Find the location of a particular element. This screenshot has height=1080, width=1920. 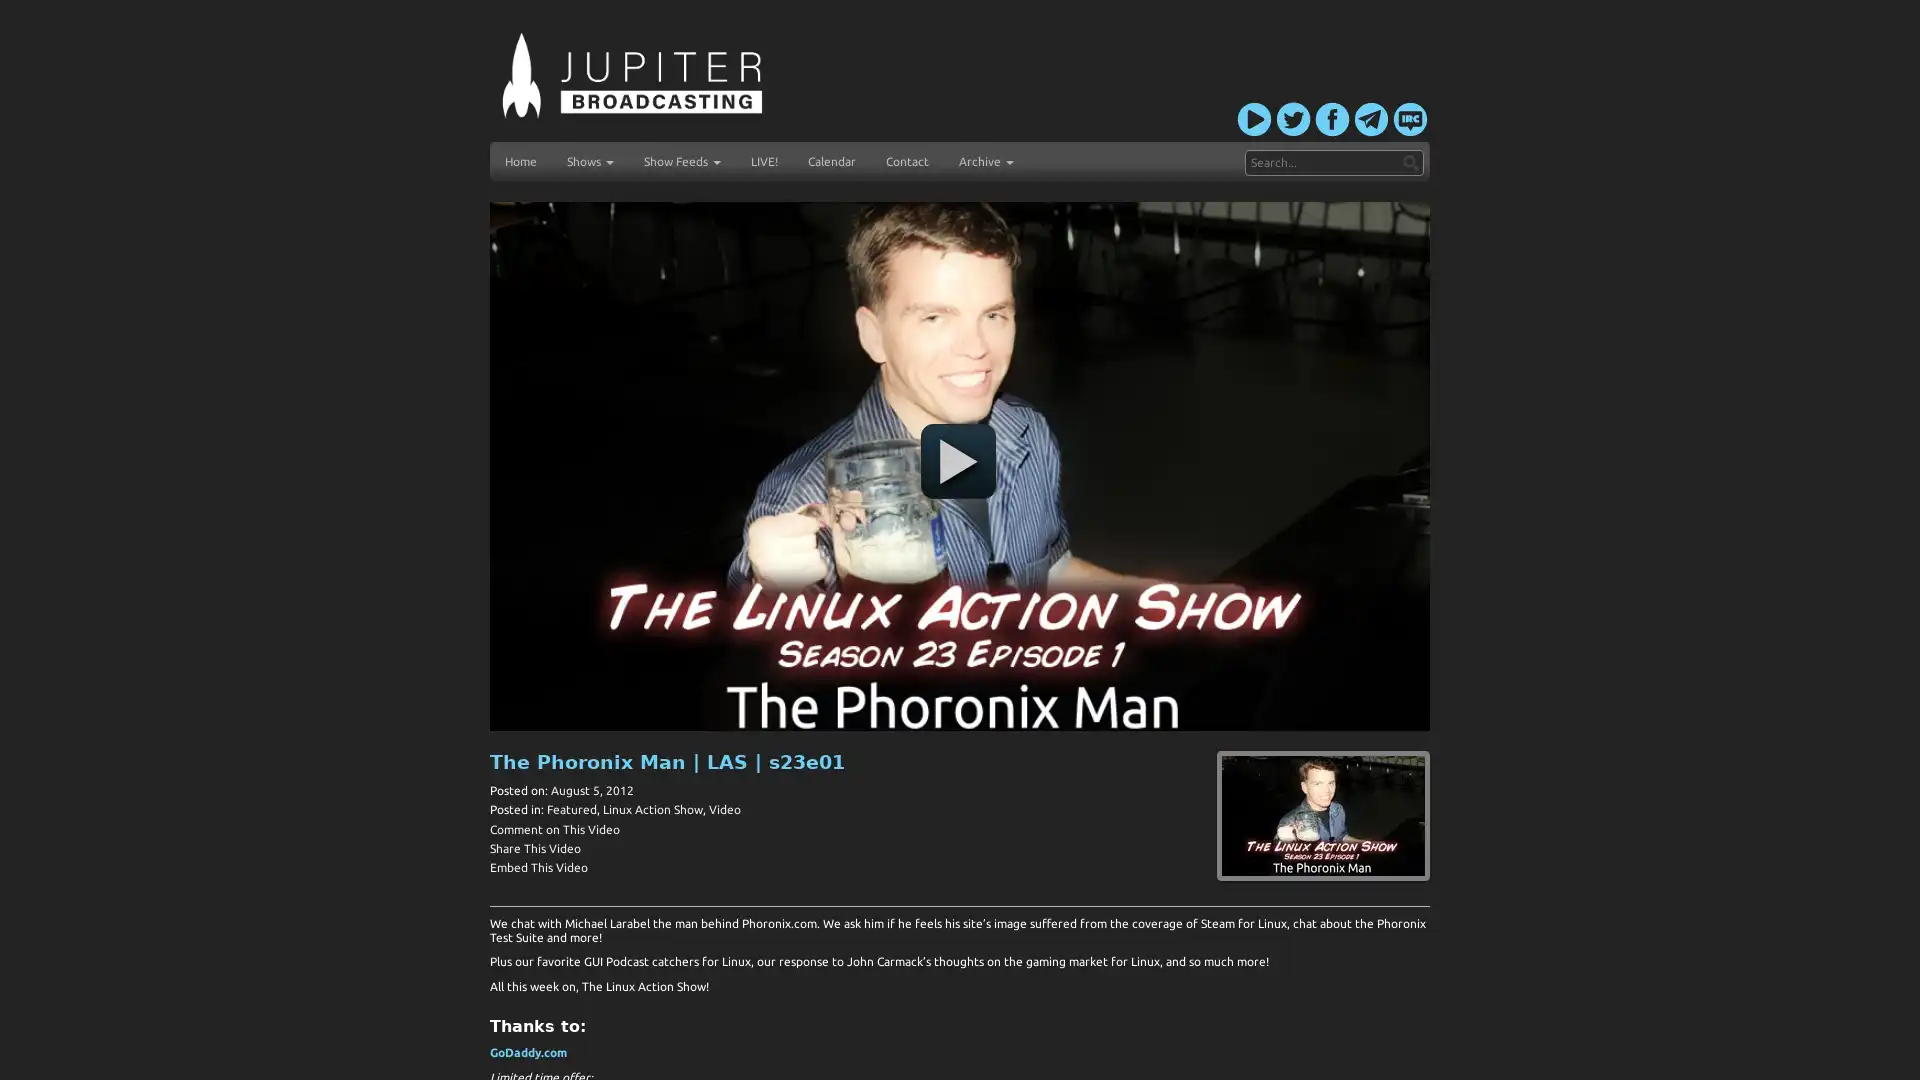

play video is located at coordinates (957, 461).